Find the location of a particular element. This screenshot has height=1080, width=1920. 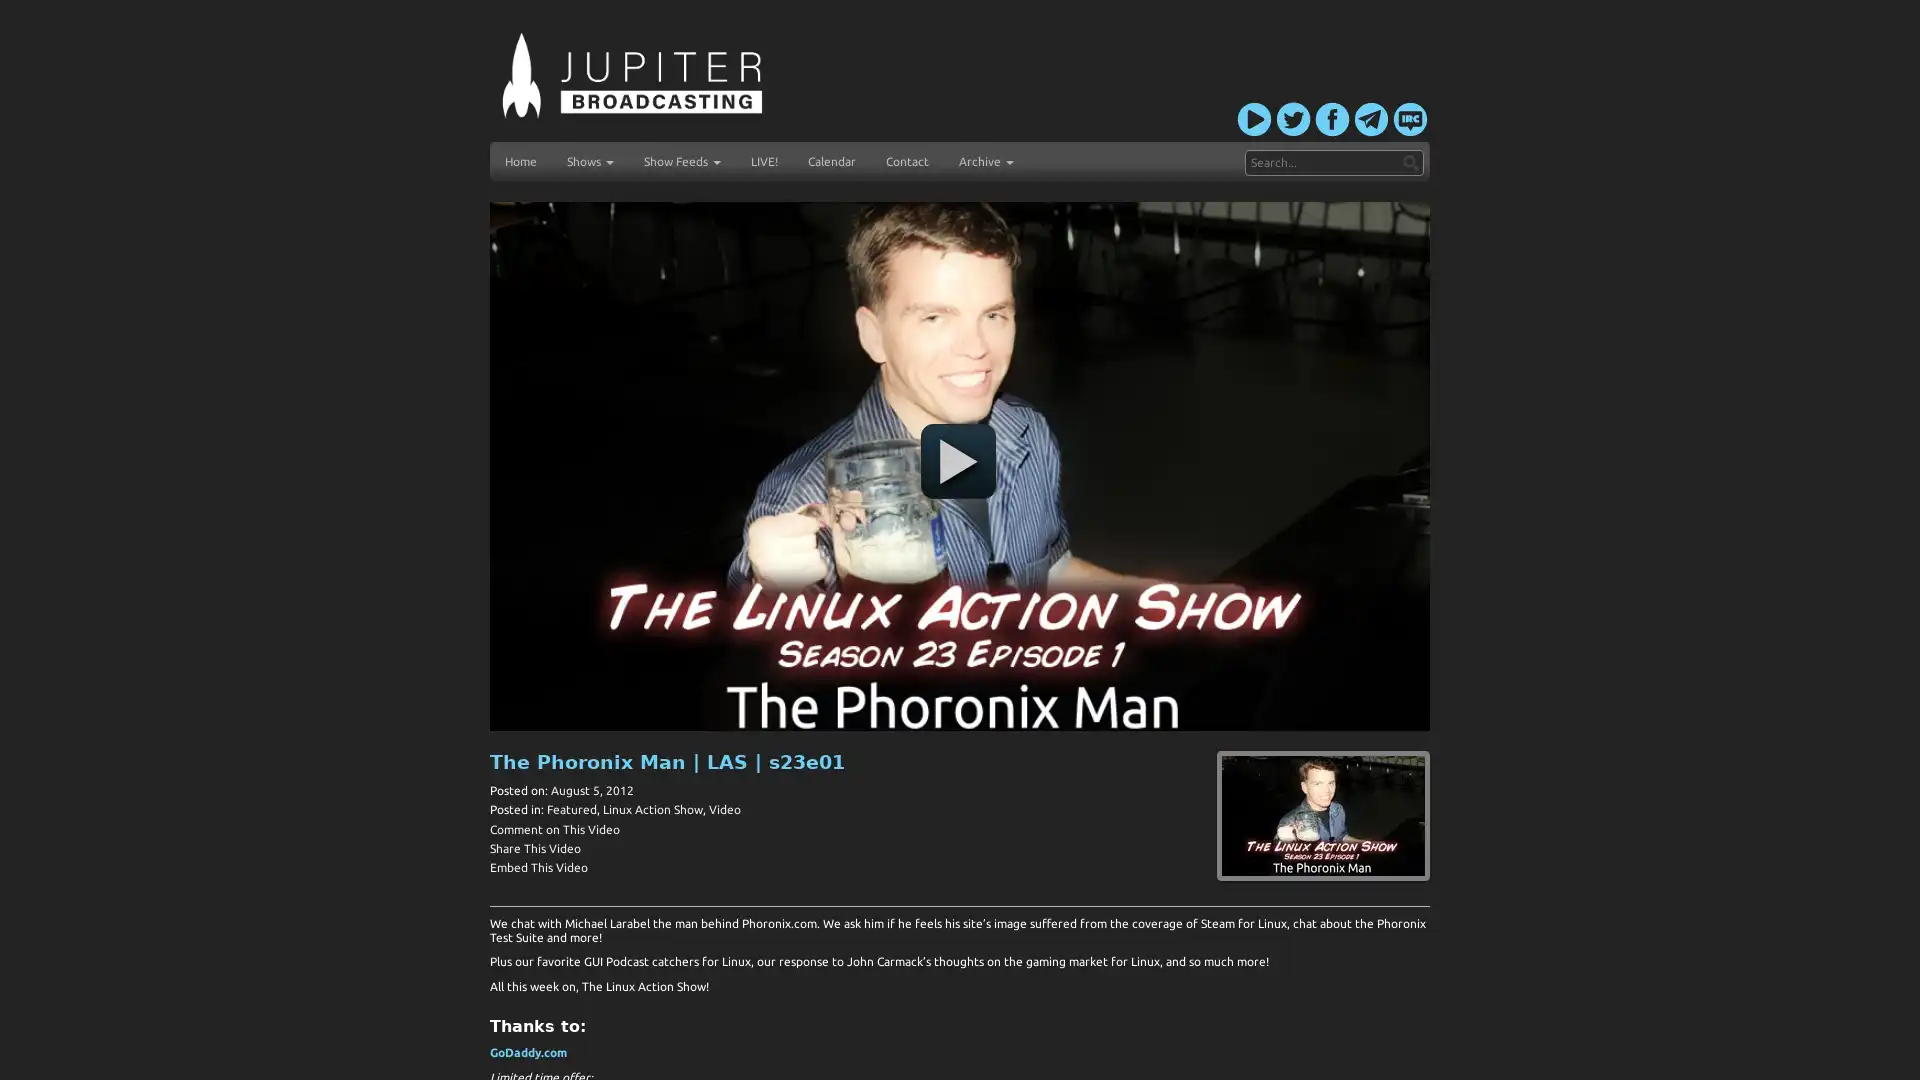

play video is located at coordinates (957, 461).